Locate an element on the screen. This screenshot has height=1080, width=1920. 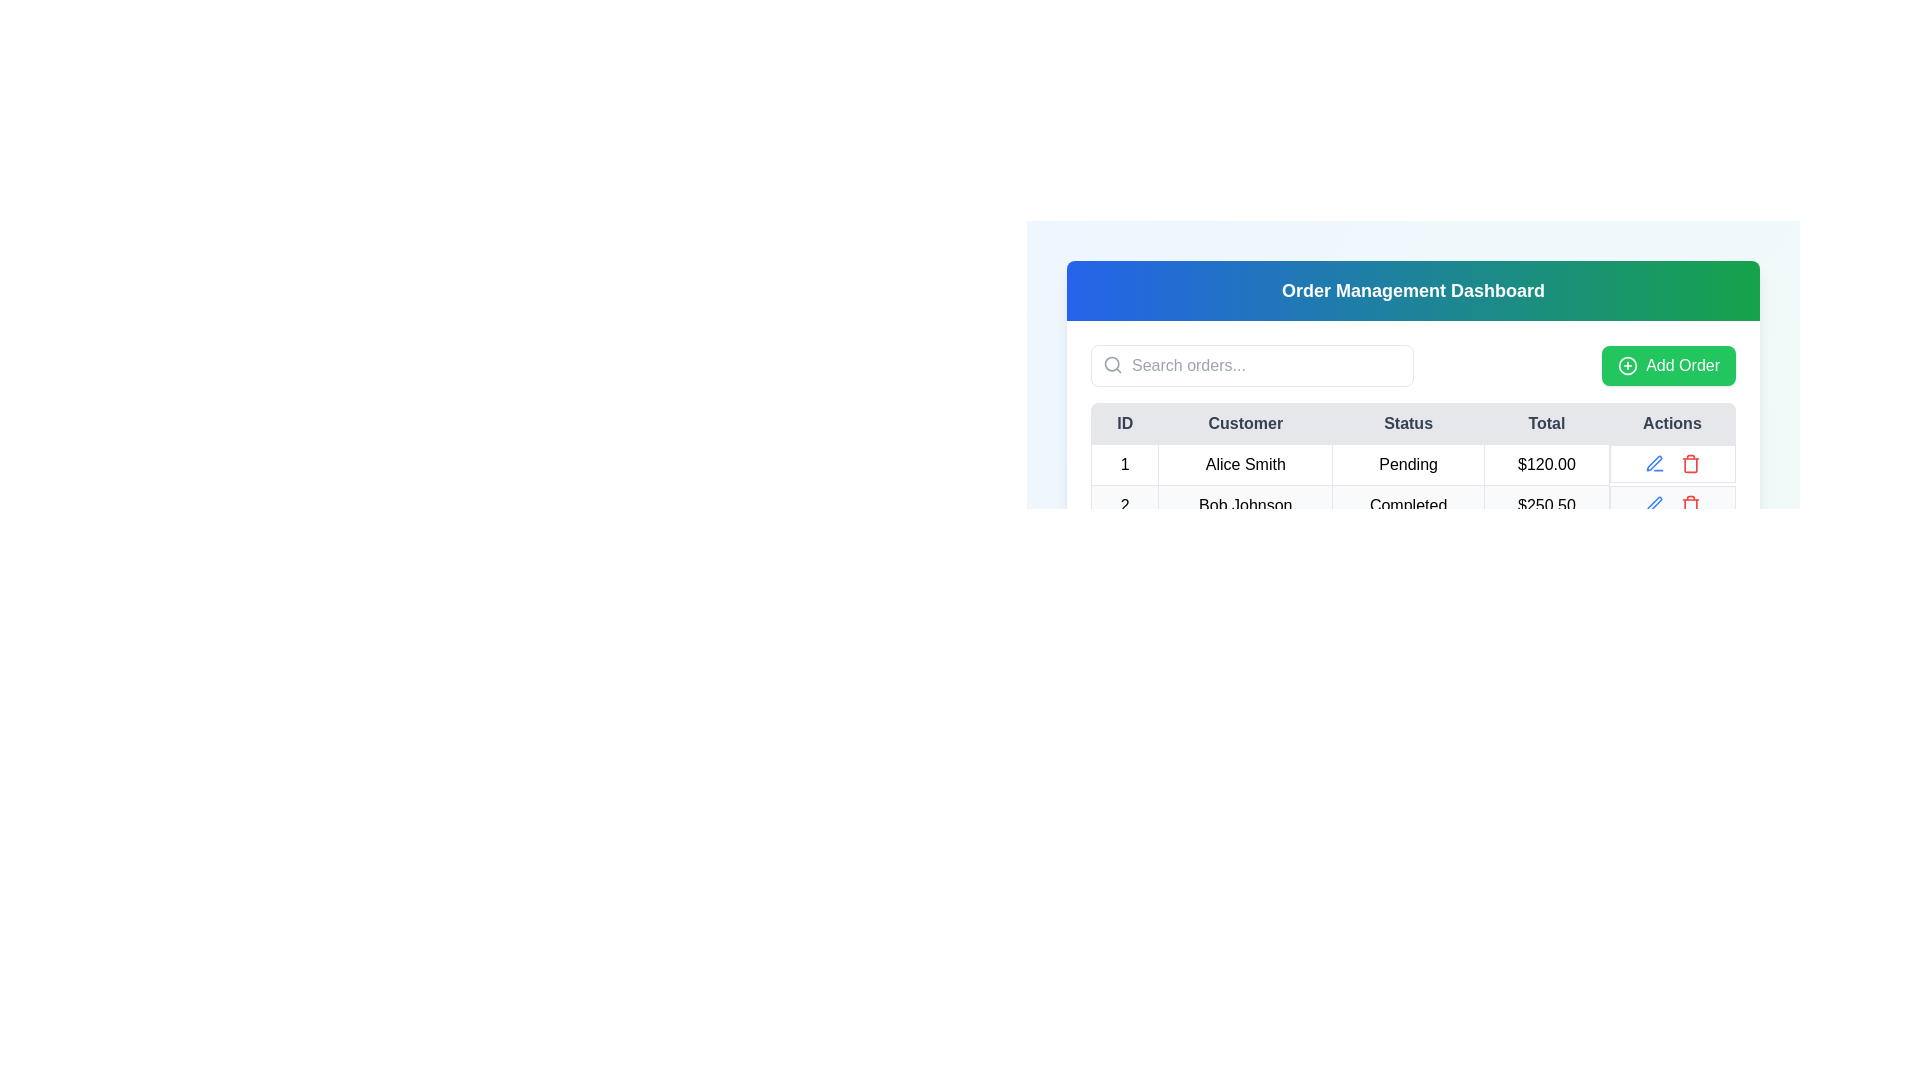
the circular search icon component located at the top left corner of the search bar below the 'Order Management Dashboard' heading is located at coordinates (1111, 364).